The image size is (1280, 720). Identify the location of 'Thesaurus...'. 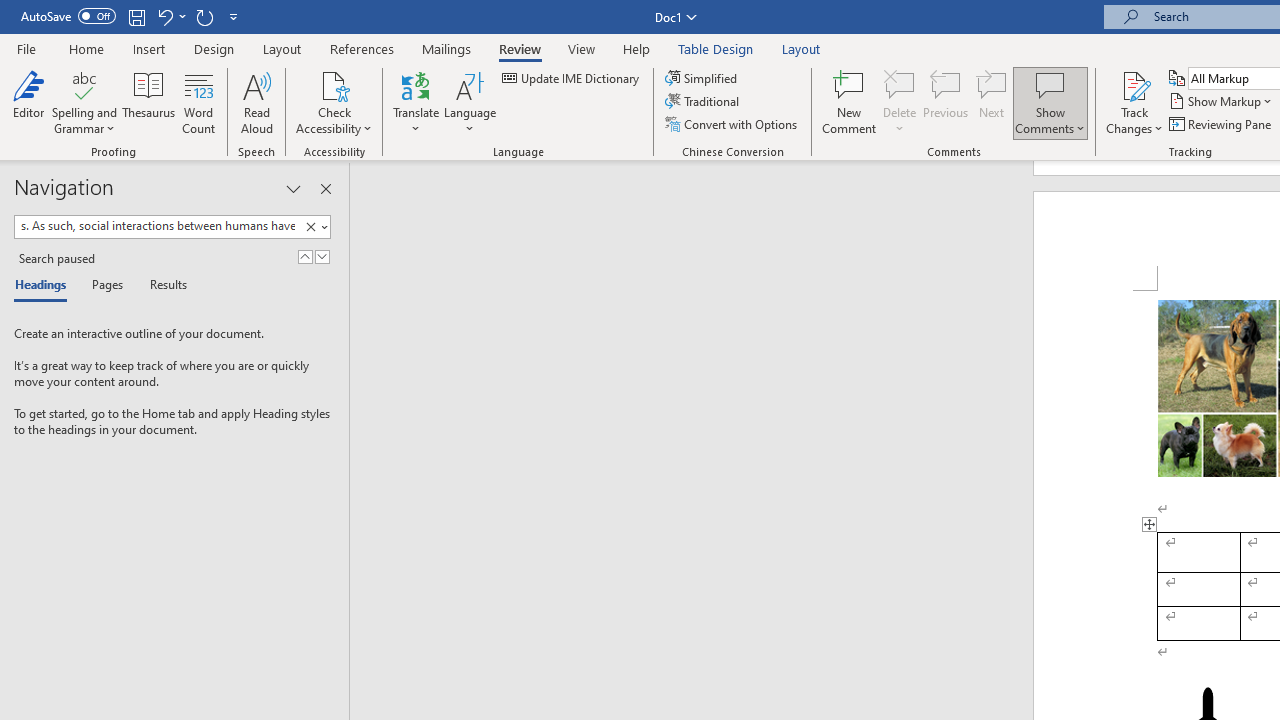
(148, 103).